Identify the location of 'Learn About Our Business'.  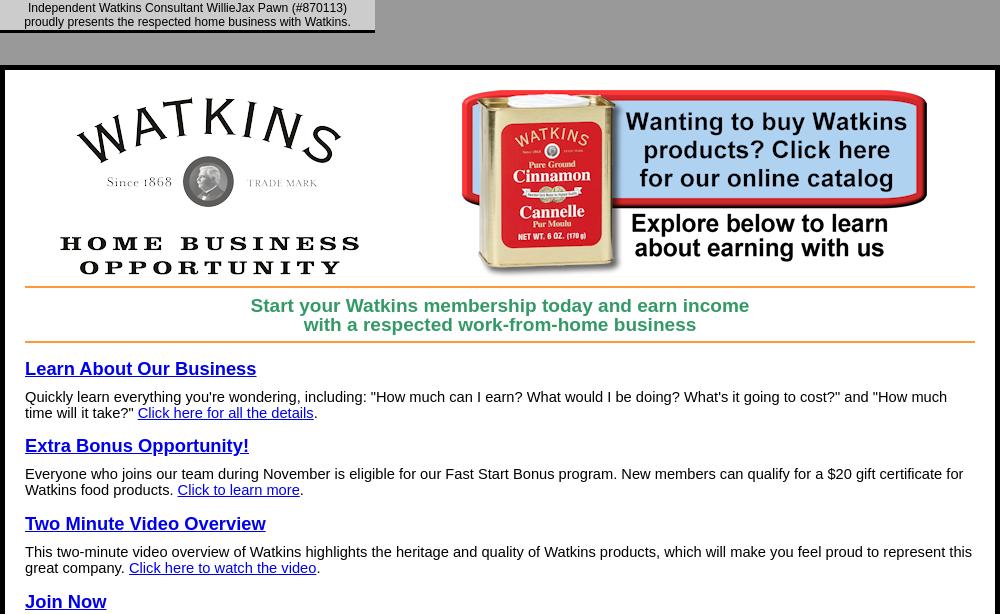
(140, 367).